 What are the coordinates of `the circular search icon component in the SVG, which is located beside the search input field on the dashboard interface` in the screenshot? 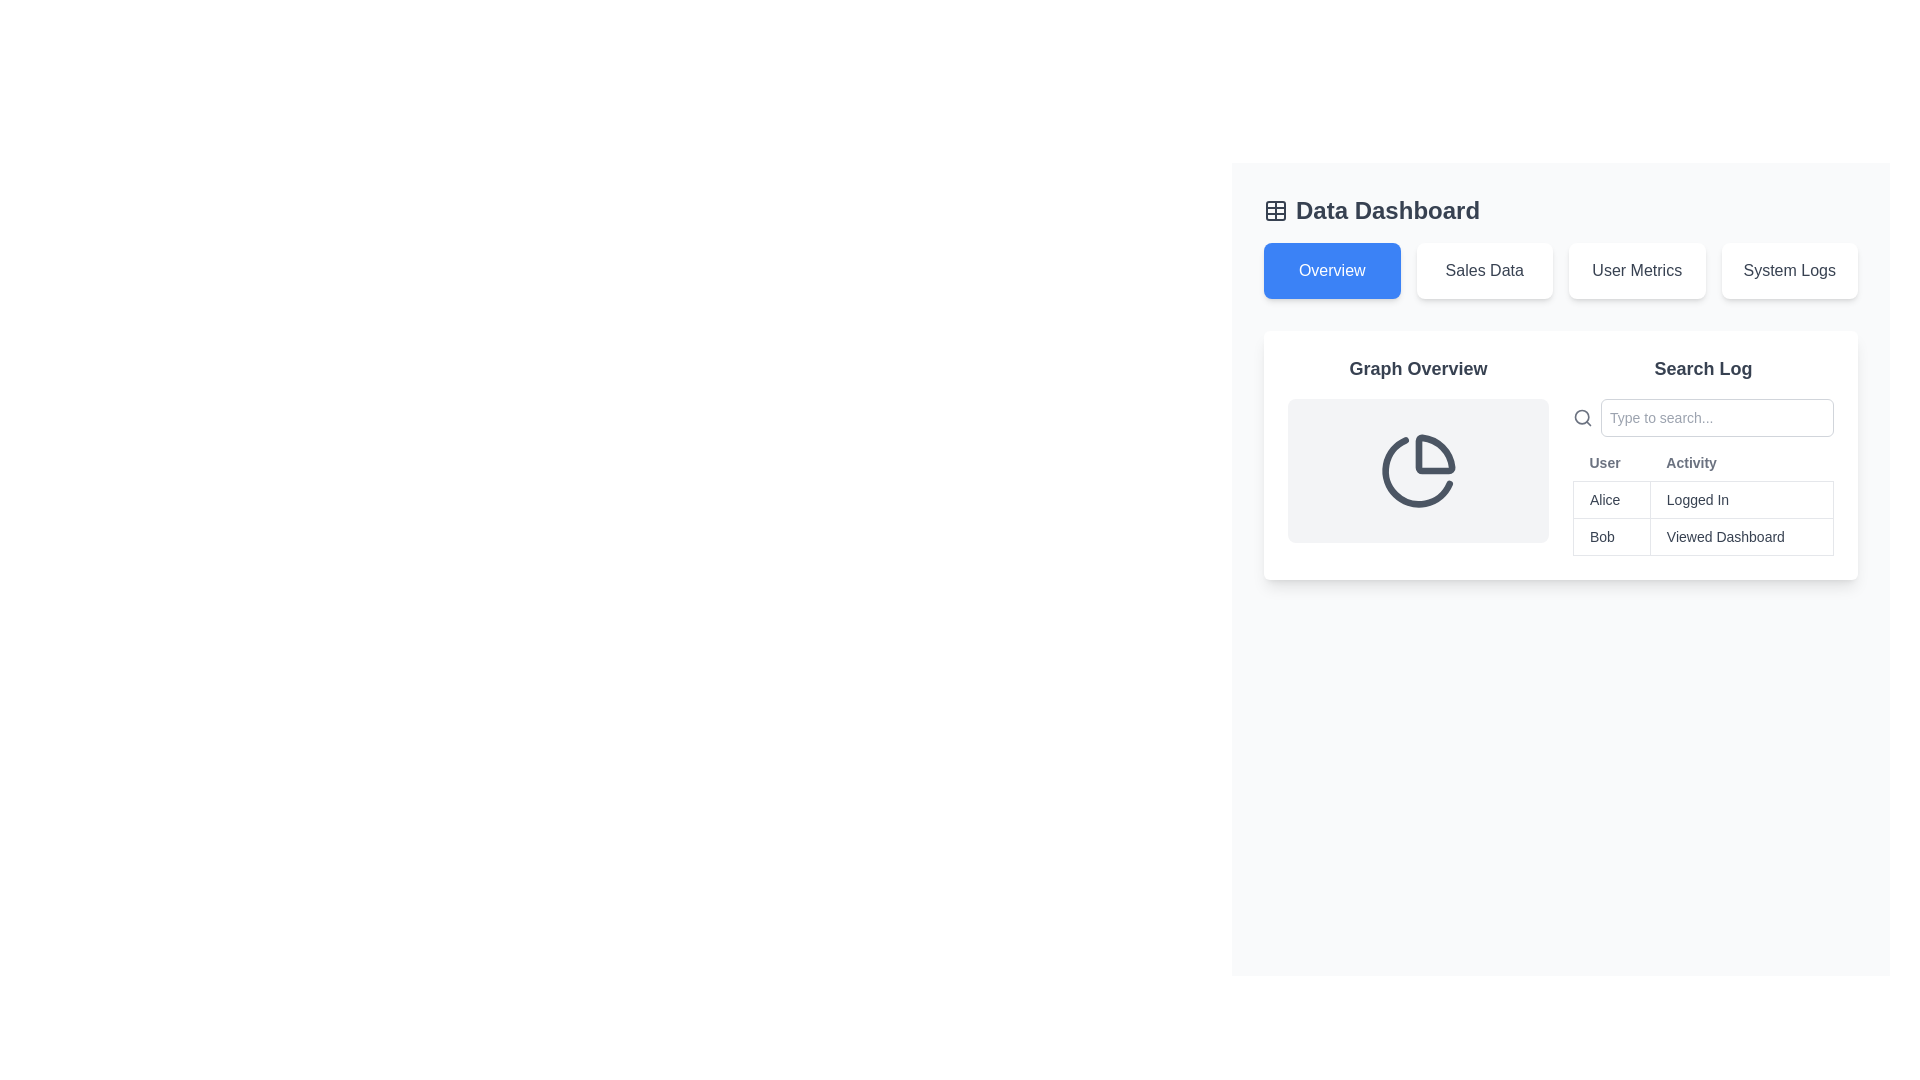 It's located at (1581, 416).